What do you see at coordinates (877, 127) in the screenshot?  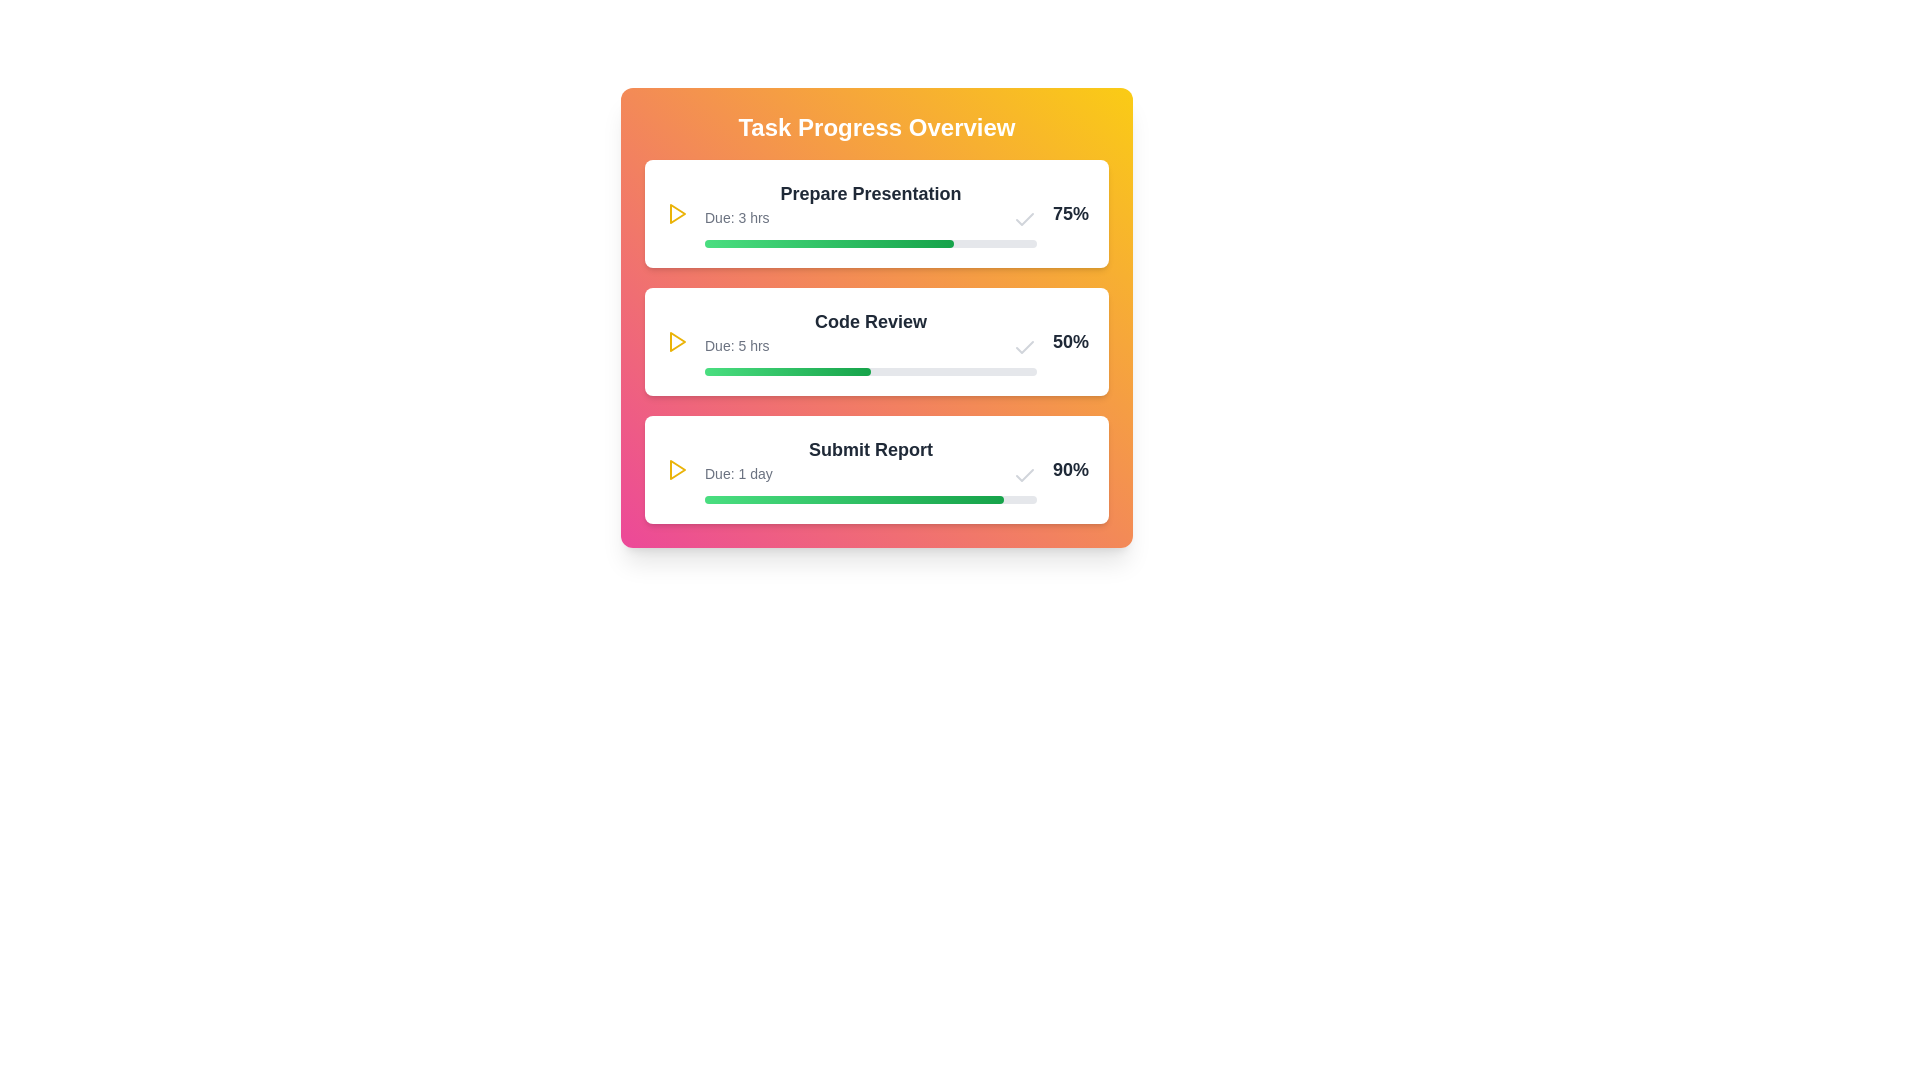 I see `large bold text block titled 'Task Progress Overview' that is centrally located at the top of the card layout` at bounding box center [877, 127].